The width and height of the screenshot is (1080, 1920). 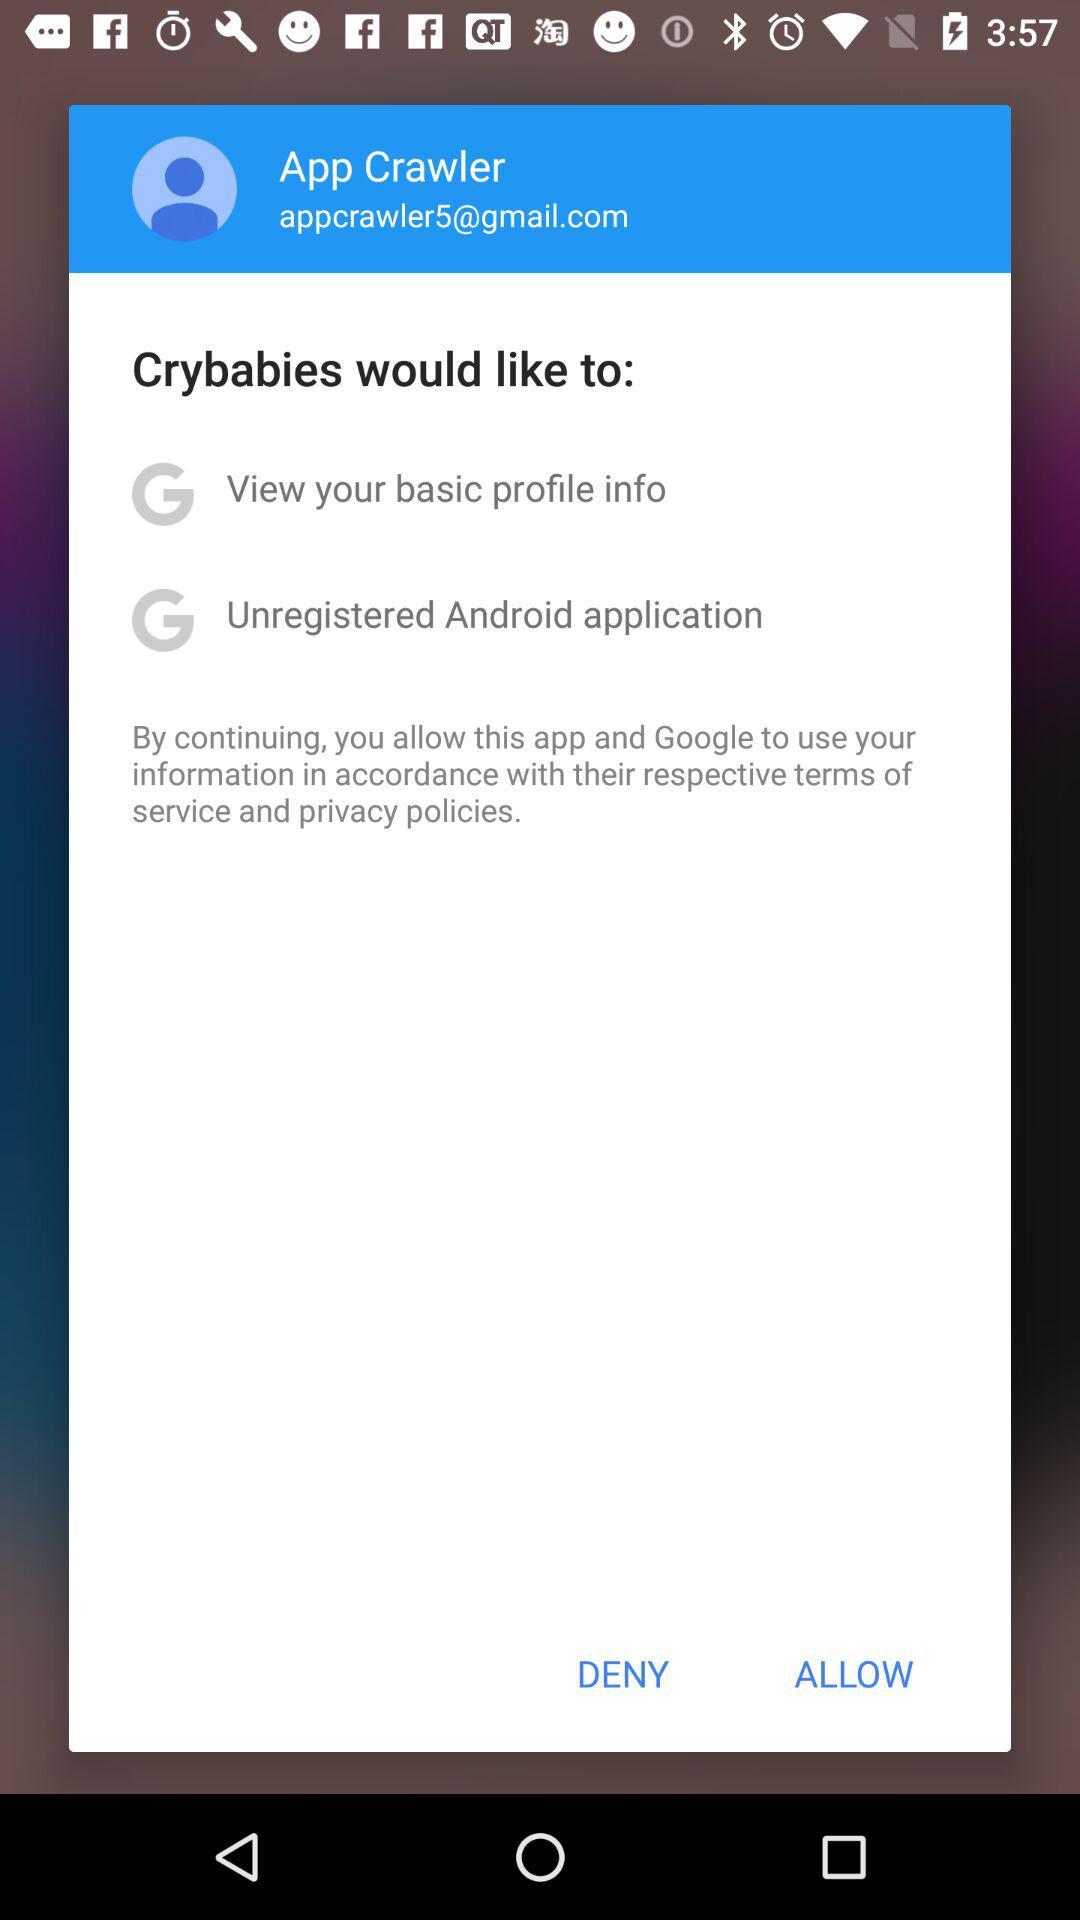 I want to click on the item to the left of the app crawler icon, so click(x=184, y=188).